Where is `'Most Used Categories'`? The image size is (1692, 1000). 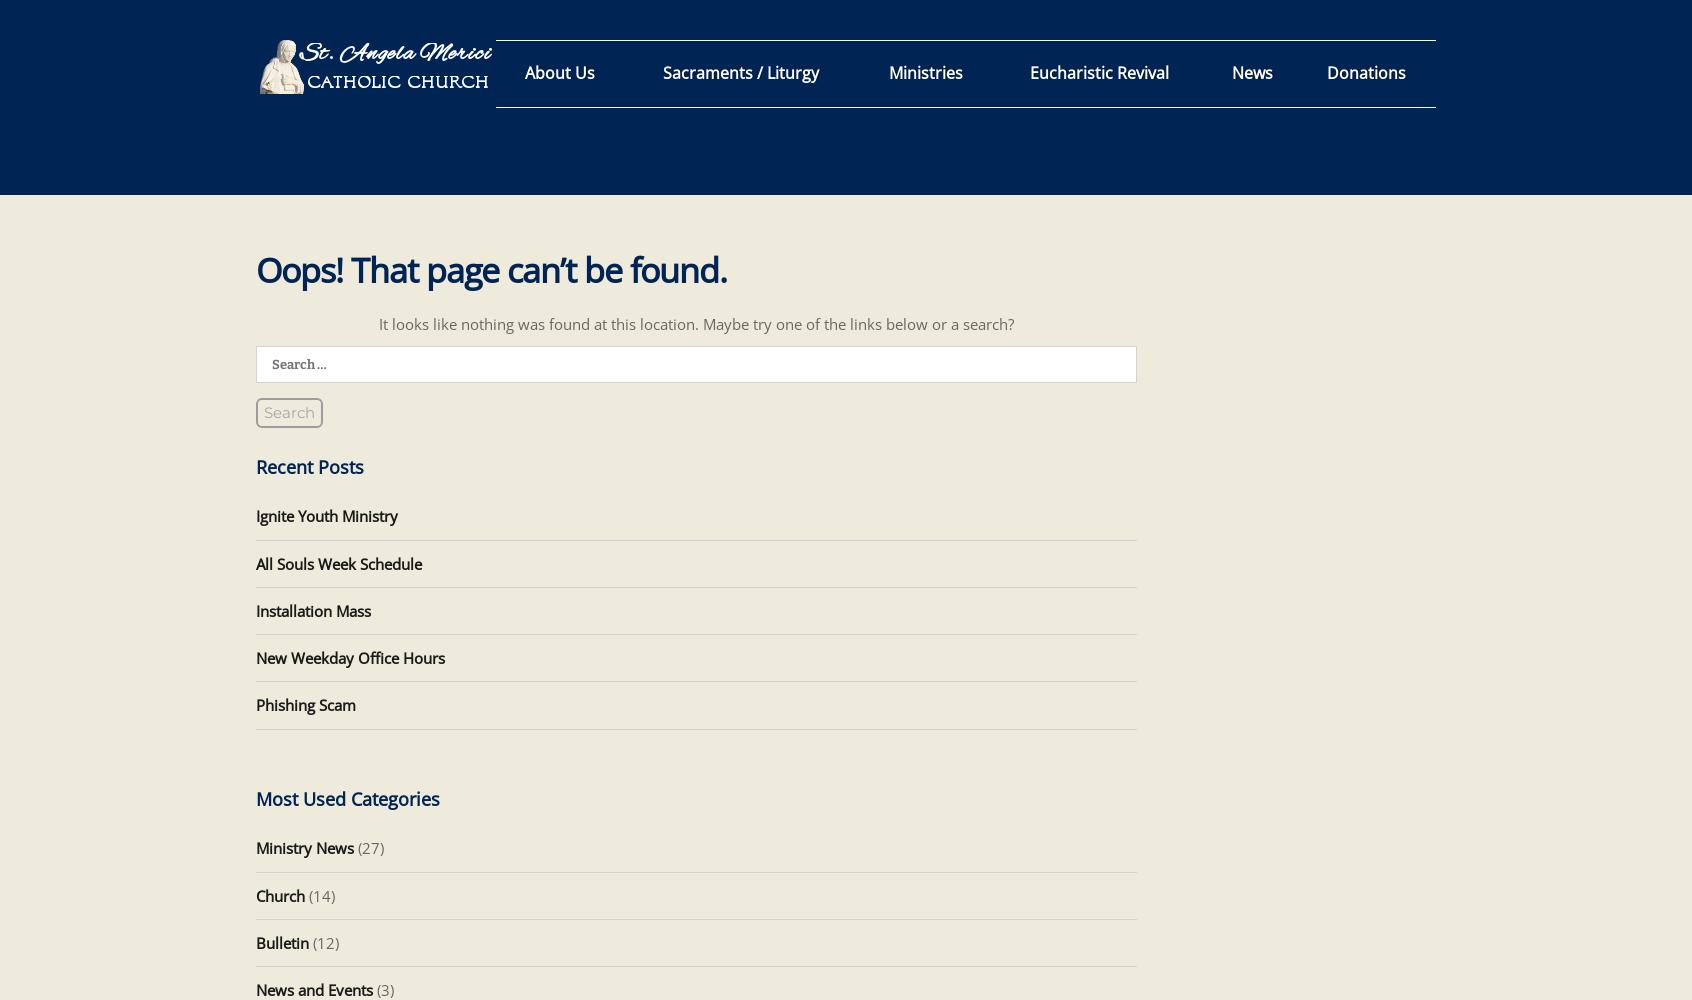 'Most Used Categories' is located at coordinates (346, 799).